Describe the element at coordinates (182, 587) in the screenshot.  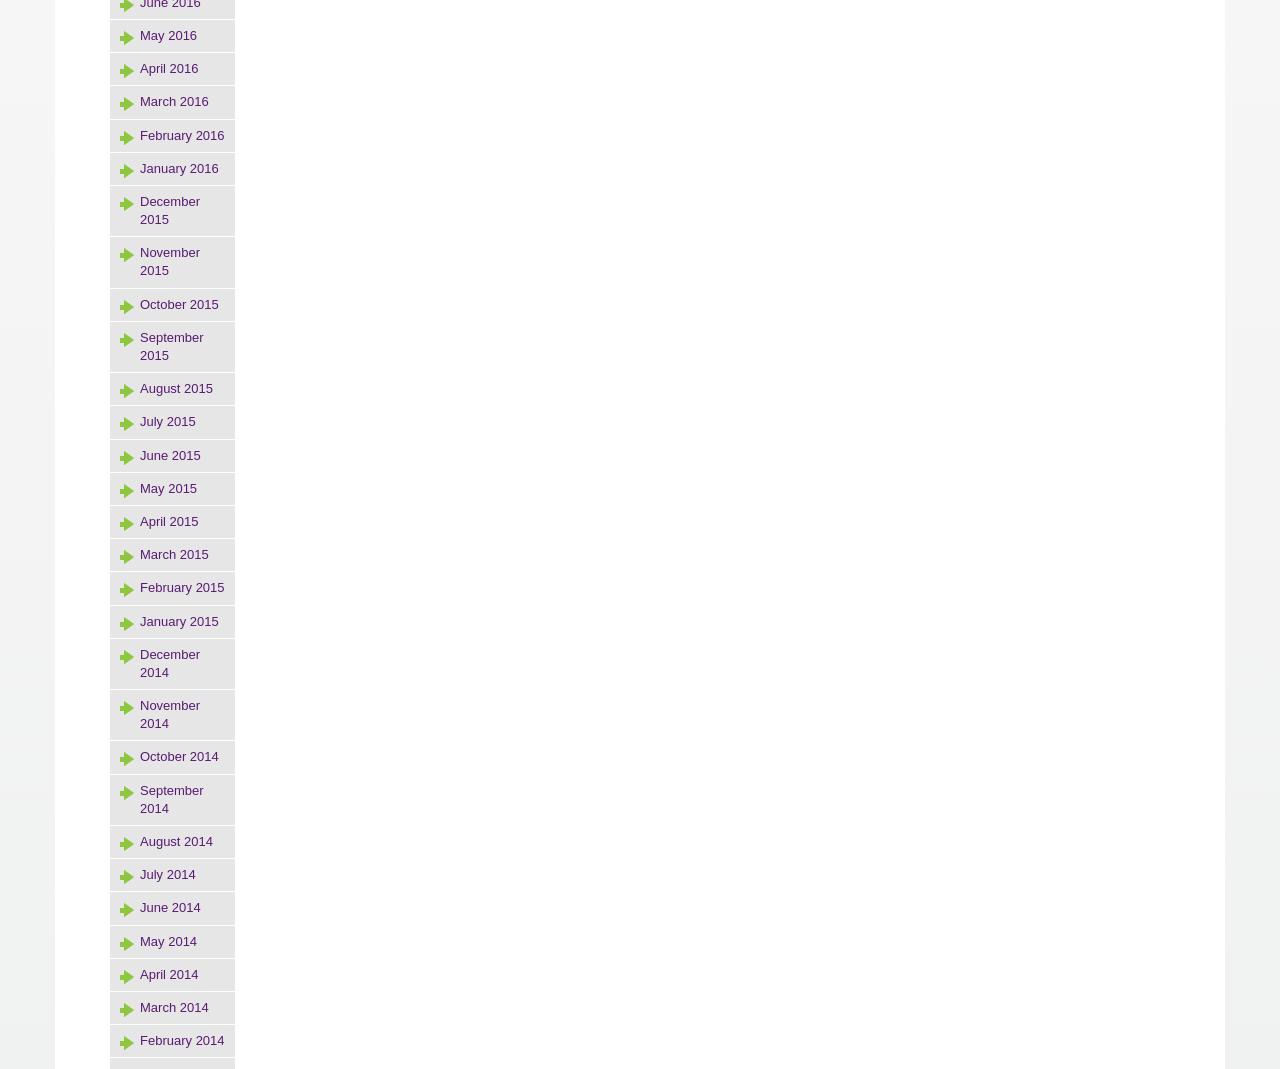
I see `'February 2015'` at that location.